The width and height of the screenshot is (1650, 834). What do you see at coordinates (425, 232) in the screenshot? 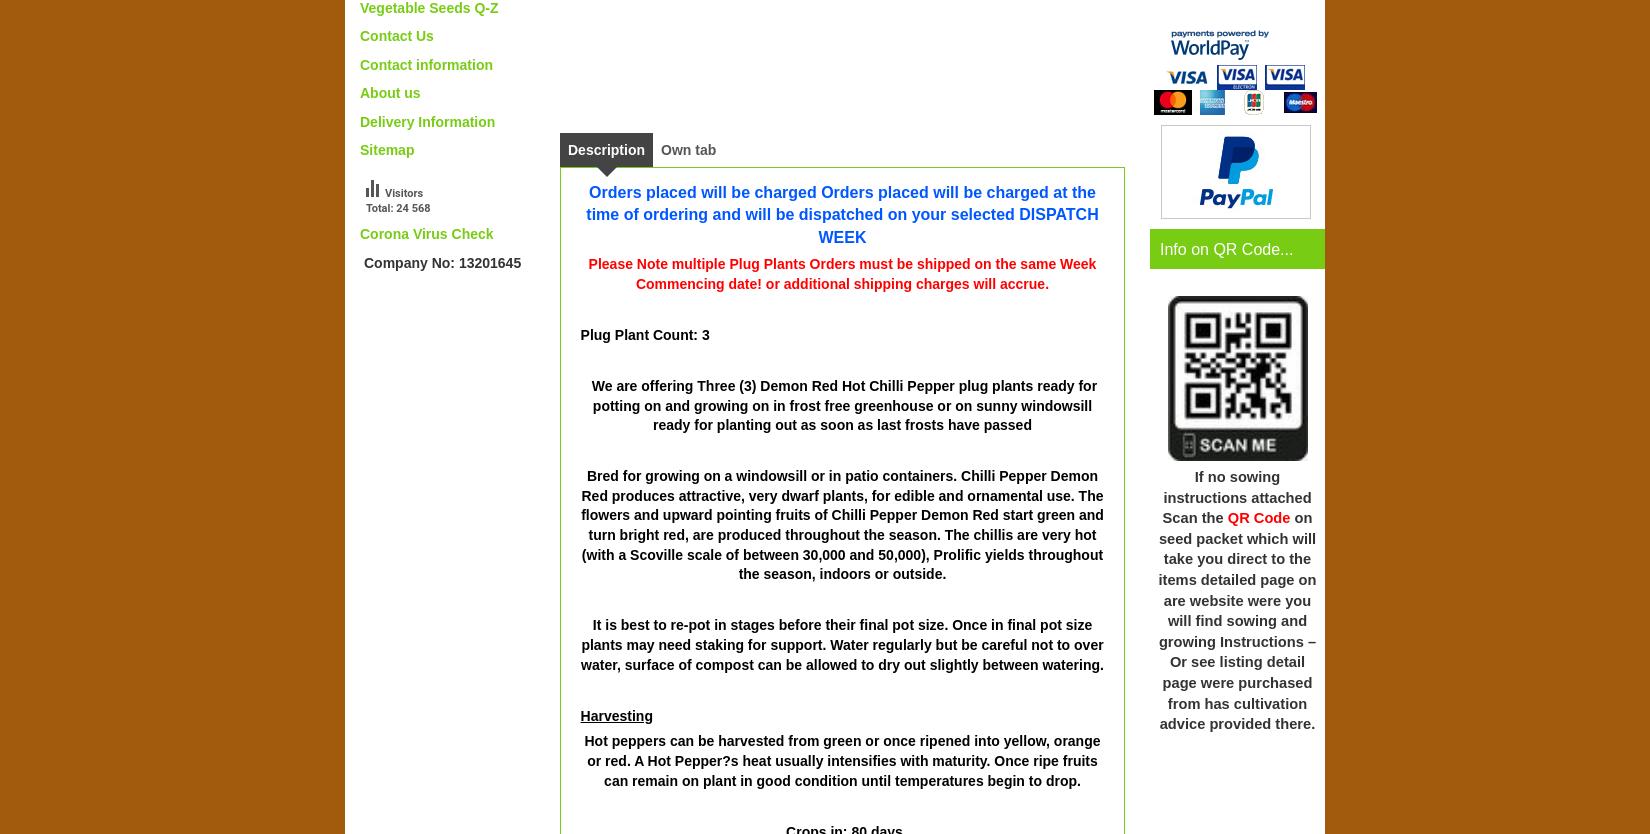
I see `'Corona Virus Check'` at bounding box center [425, 232].